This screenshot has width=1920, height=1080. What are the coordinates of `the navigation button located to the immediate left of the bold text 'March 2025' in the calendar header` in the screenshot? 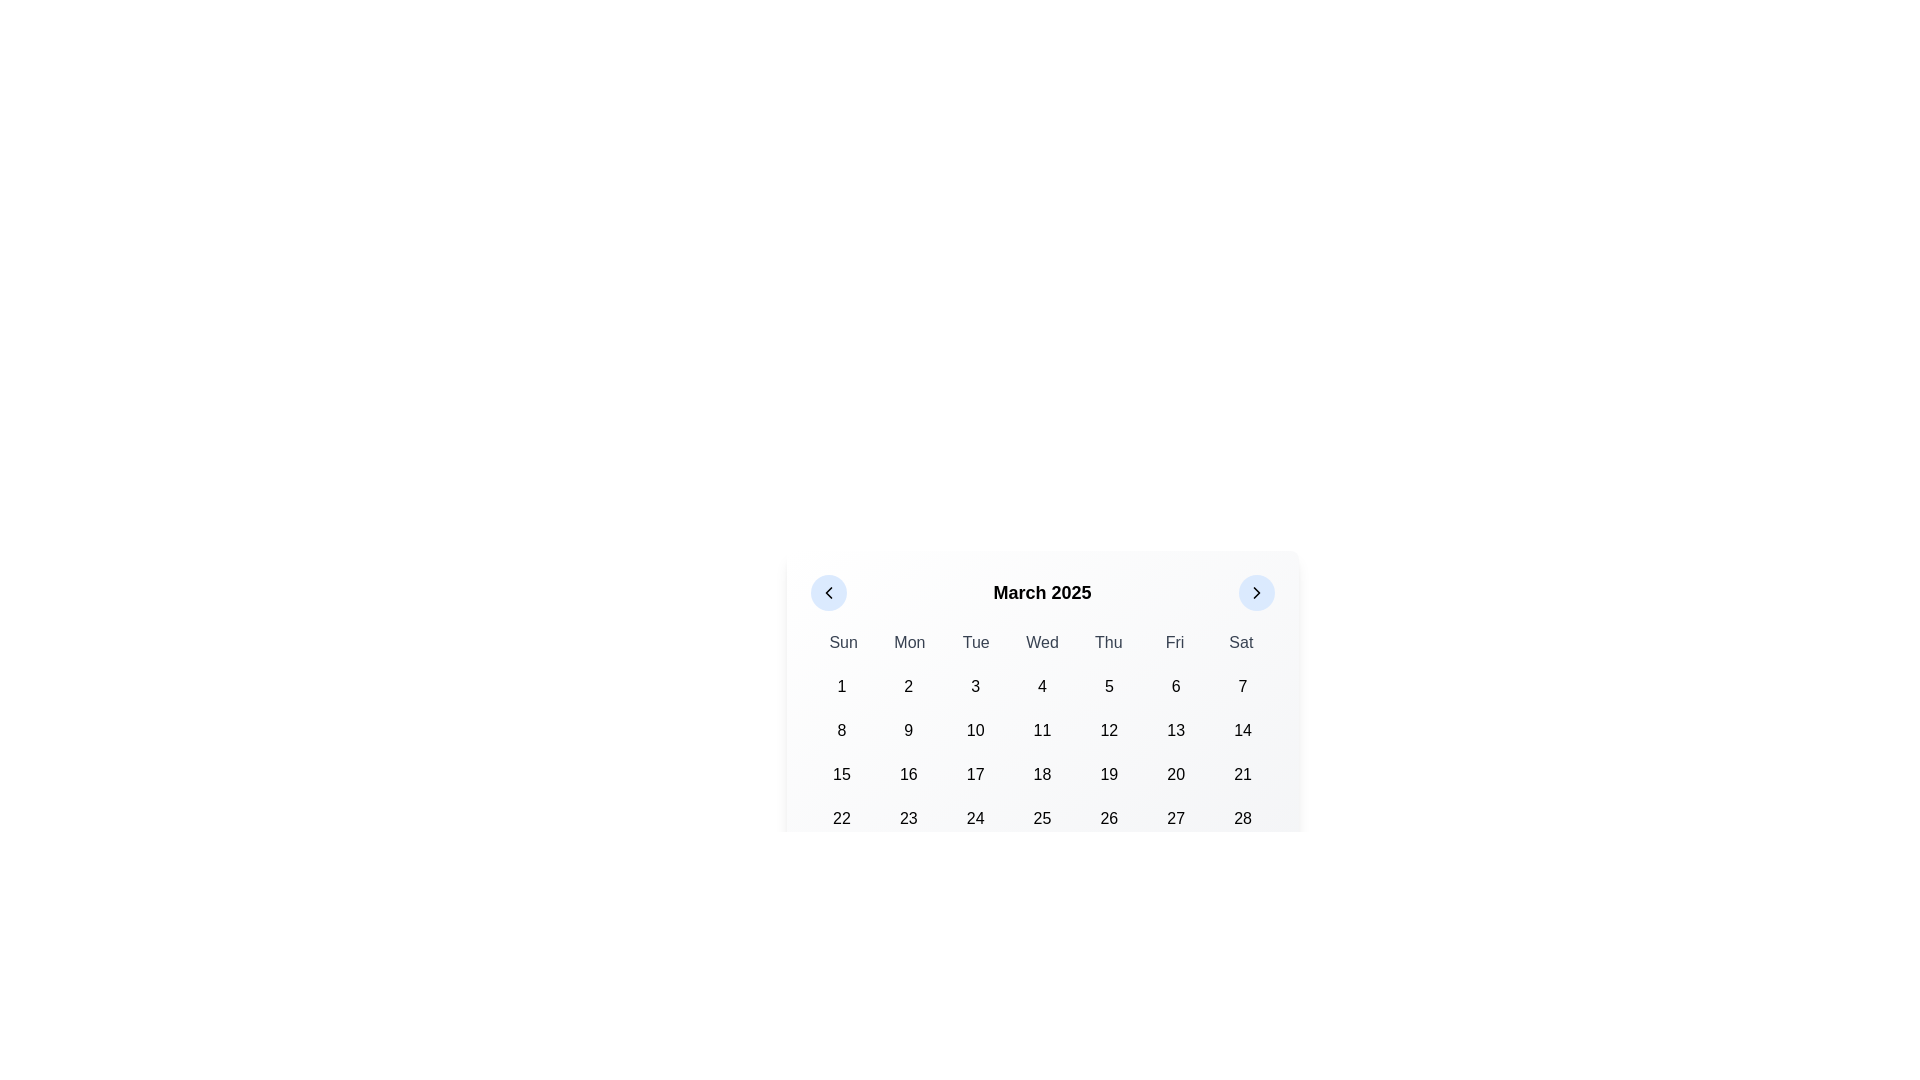 It's located at (828, 592).